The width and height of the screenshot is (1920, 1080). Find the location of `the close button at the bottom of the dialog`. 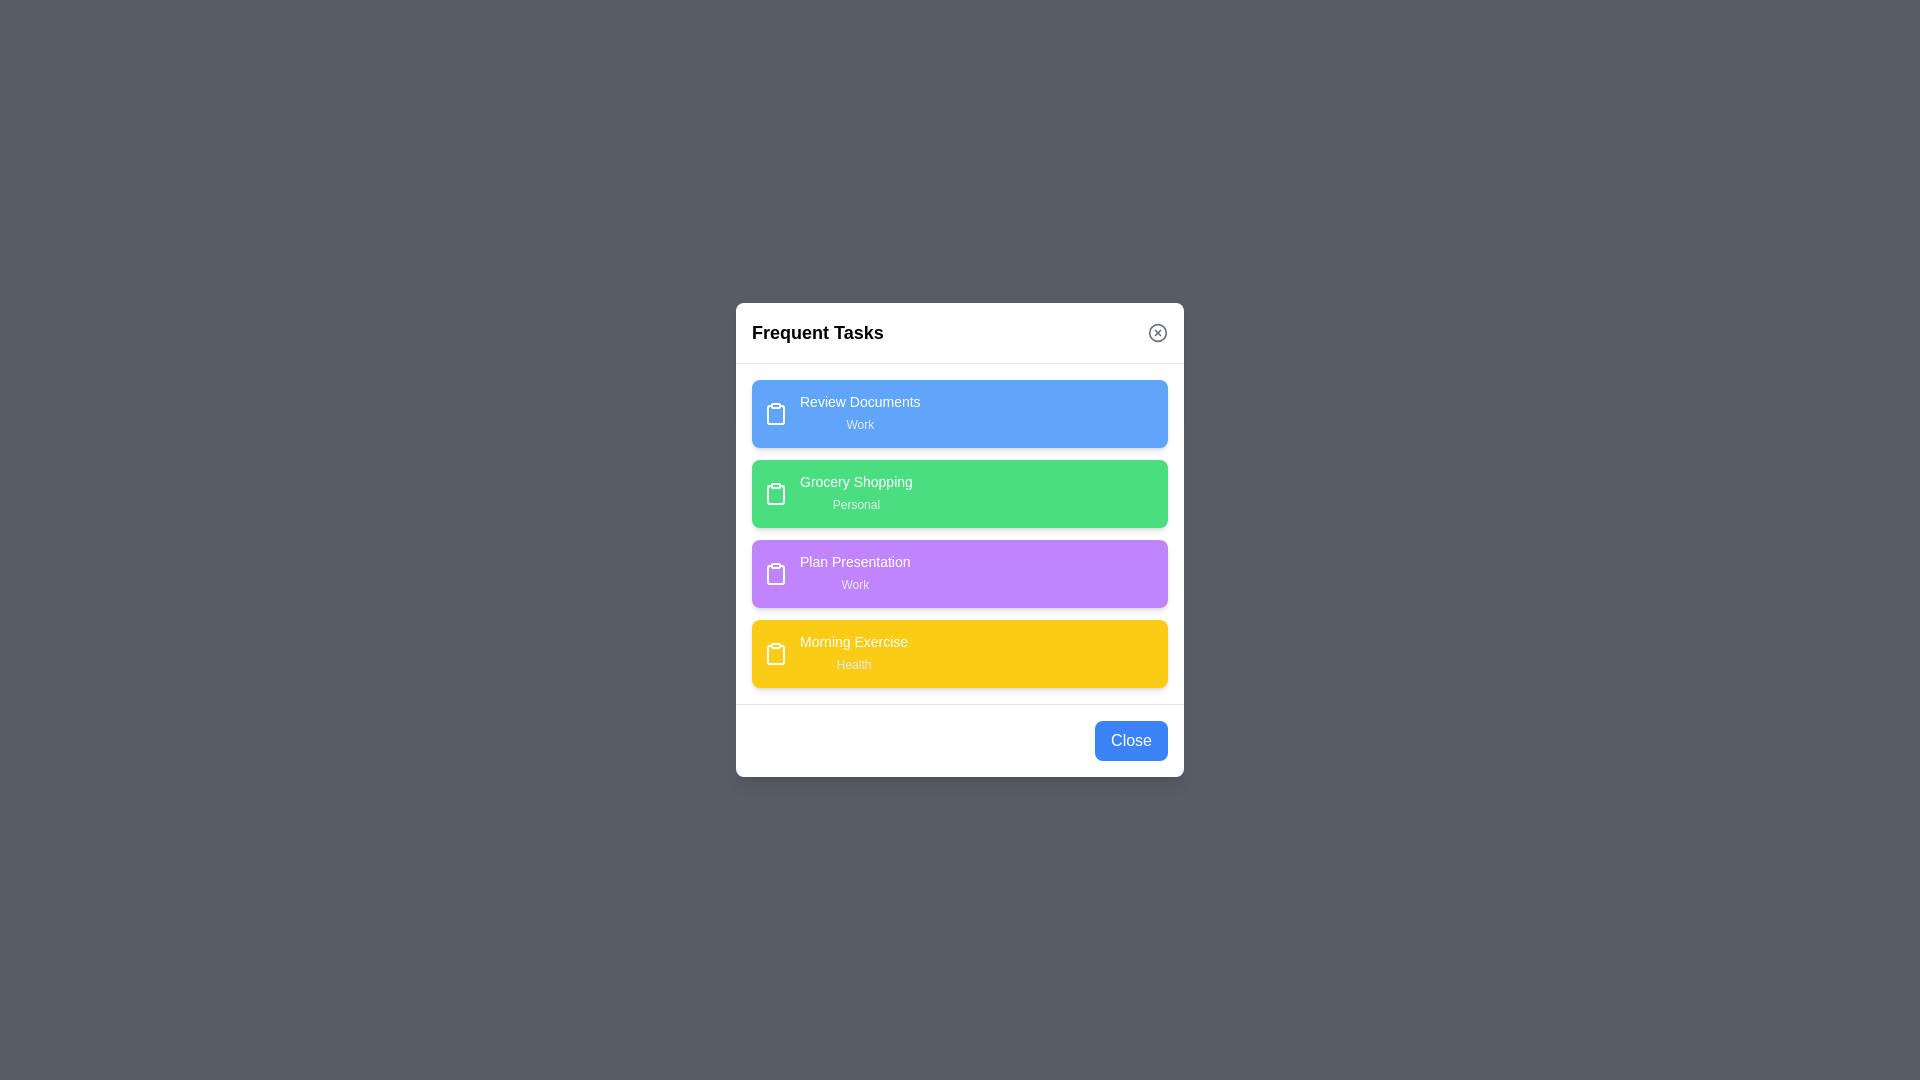

the close button at the bottom of the dialog is located at coordinates (1131, 740).